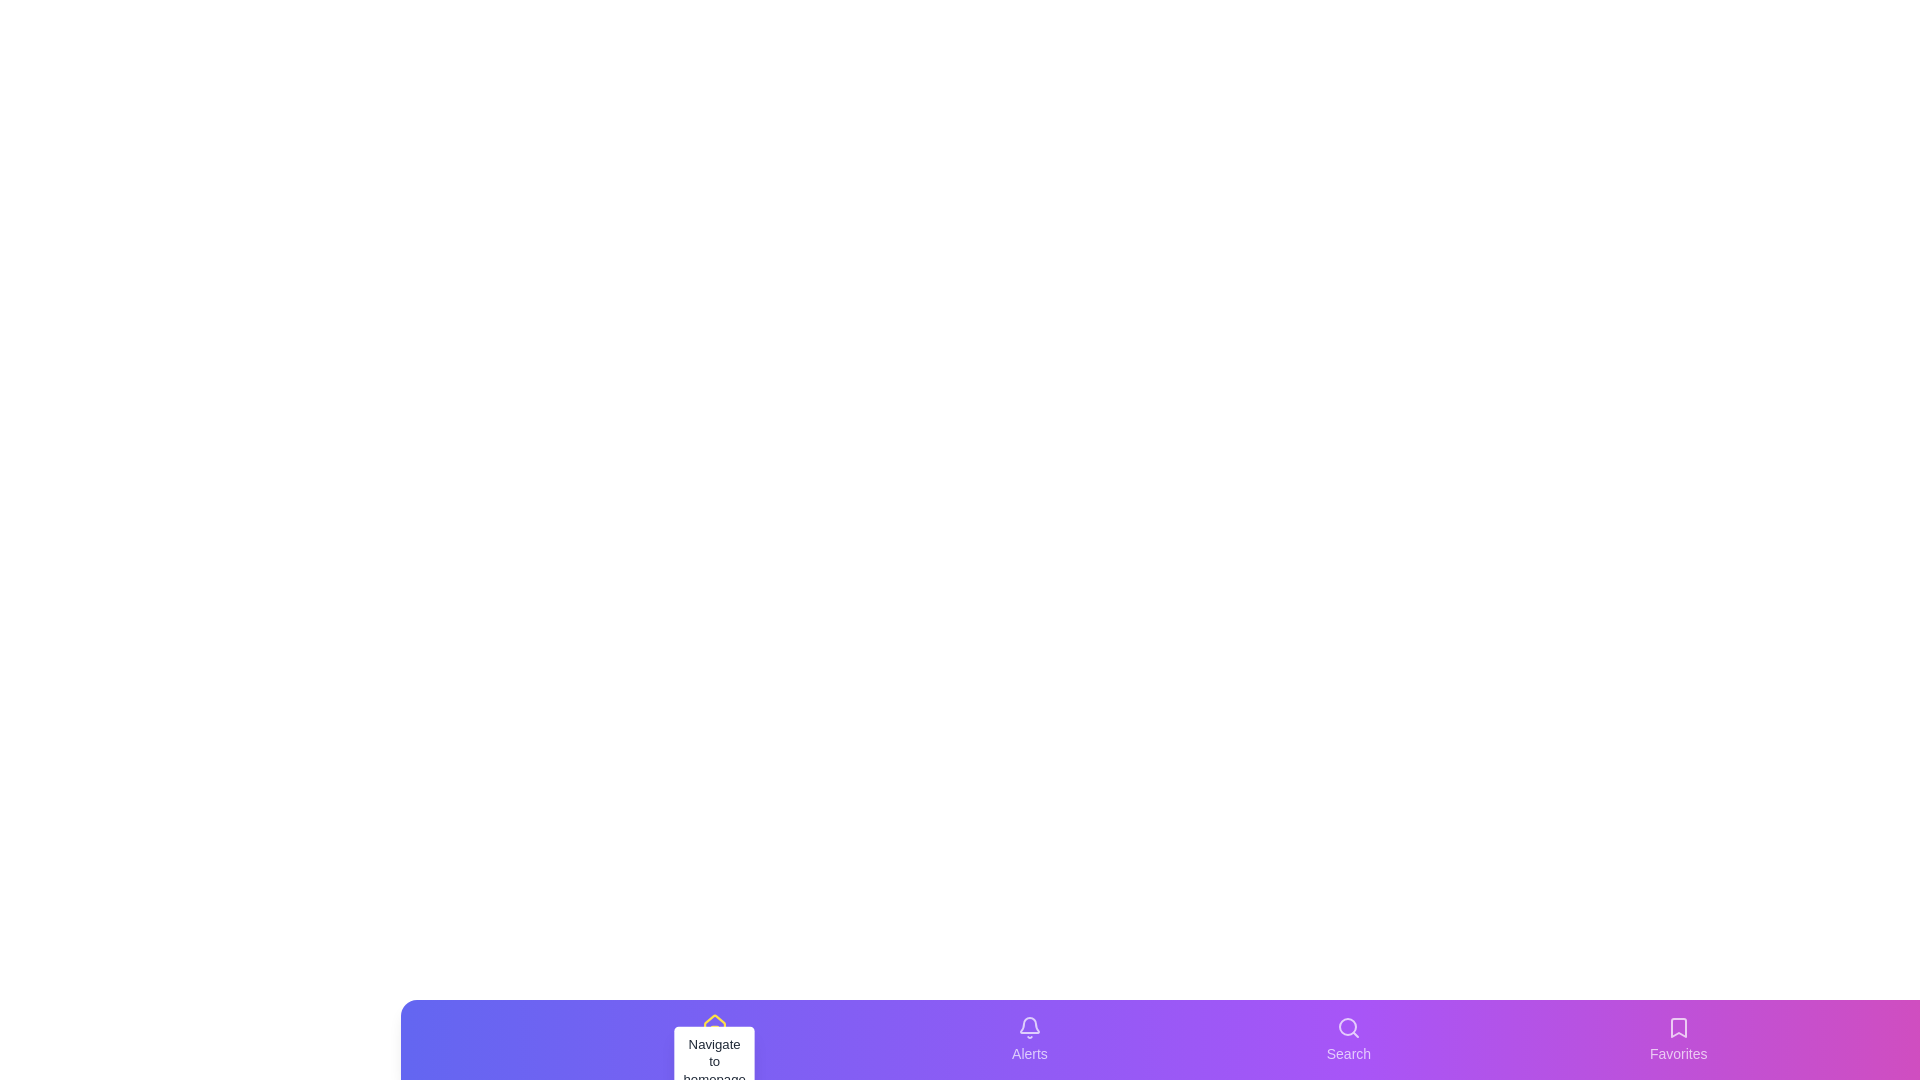 The image size is (1920, 1080). Describe the element at coordinates (1678, 1039) in the screenshot. I see `the tab labeled Favorites in the bottom navigation bar` at that location.